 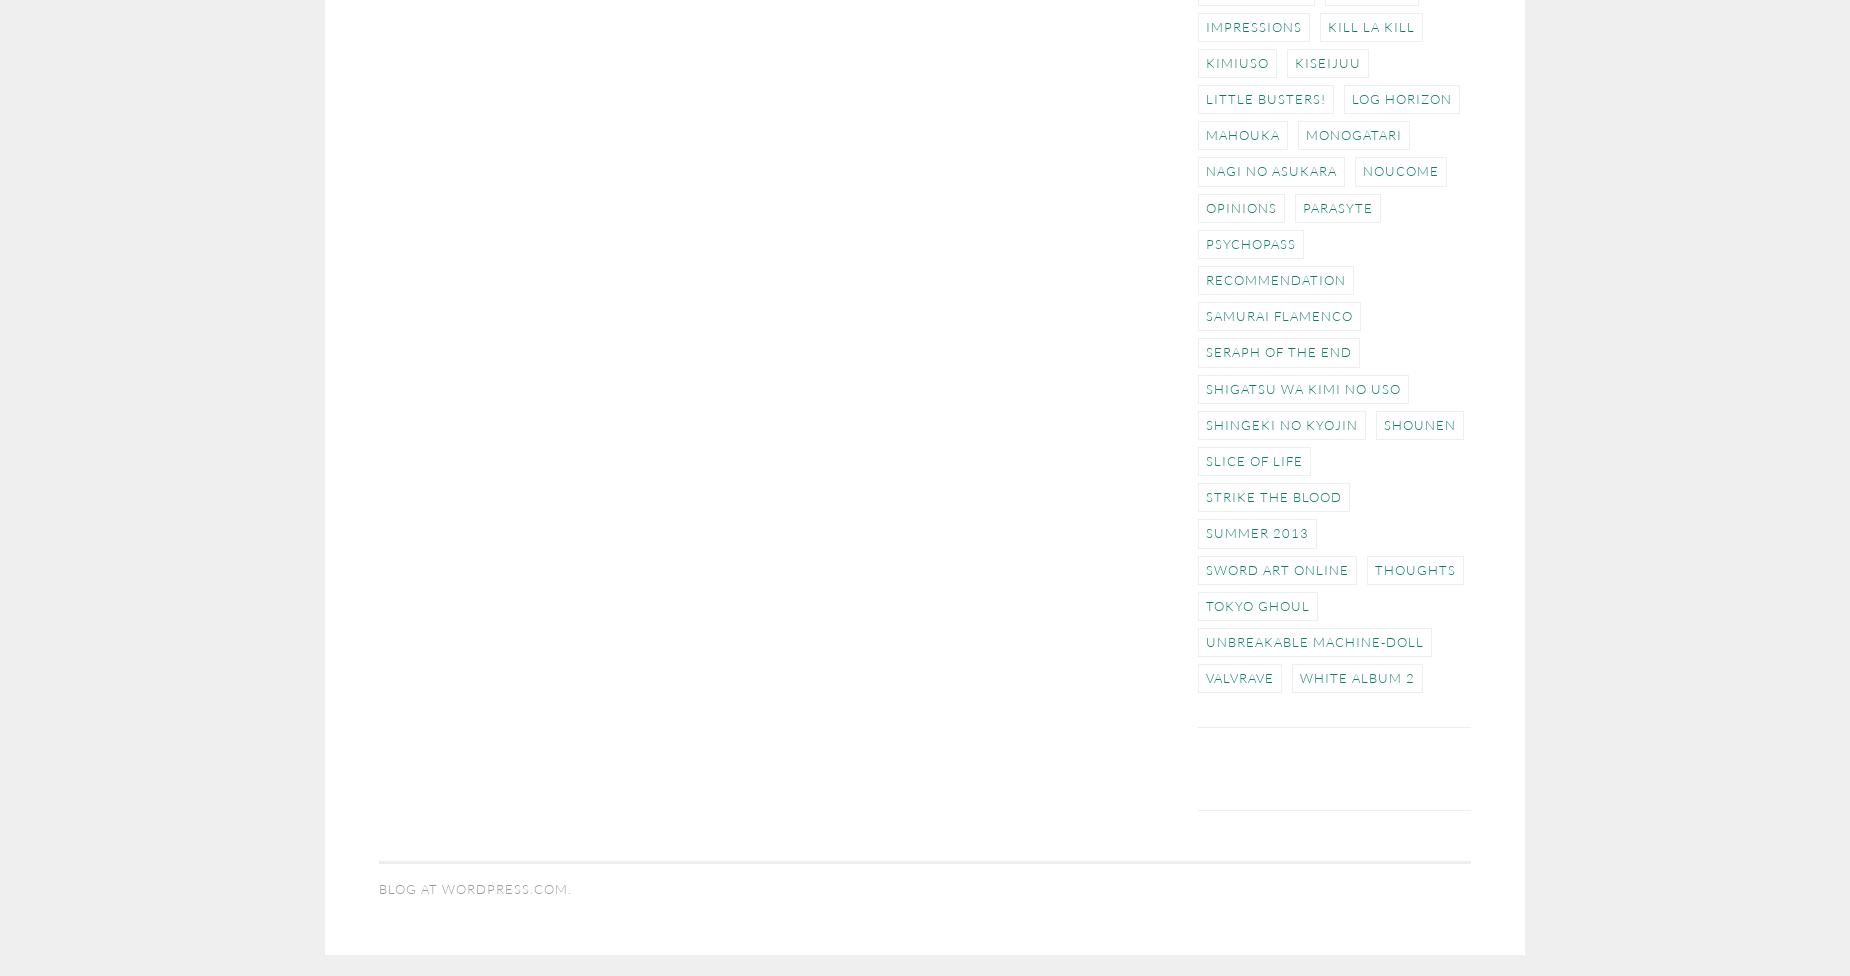 What do you see at coordinates (1401, 98) in the screenshot?
I see `'Log Horizon'` at bounding box center [1401, 98].